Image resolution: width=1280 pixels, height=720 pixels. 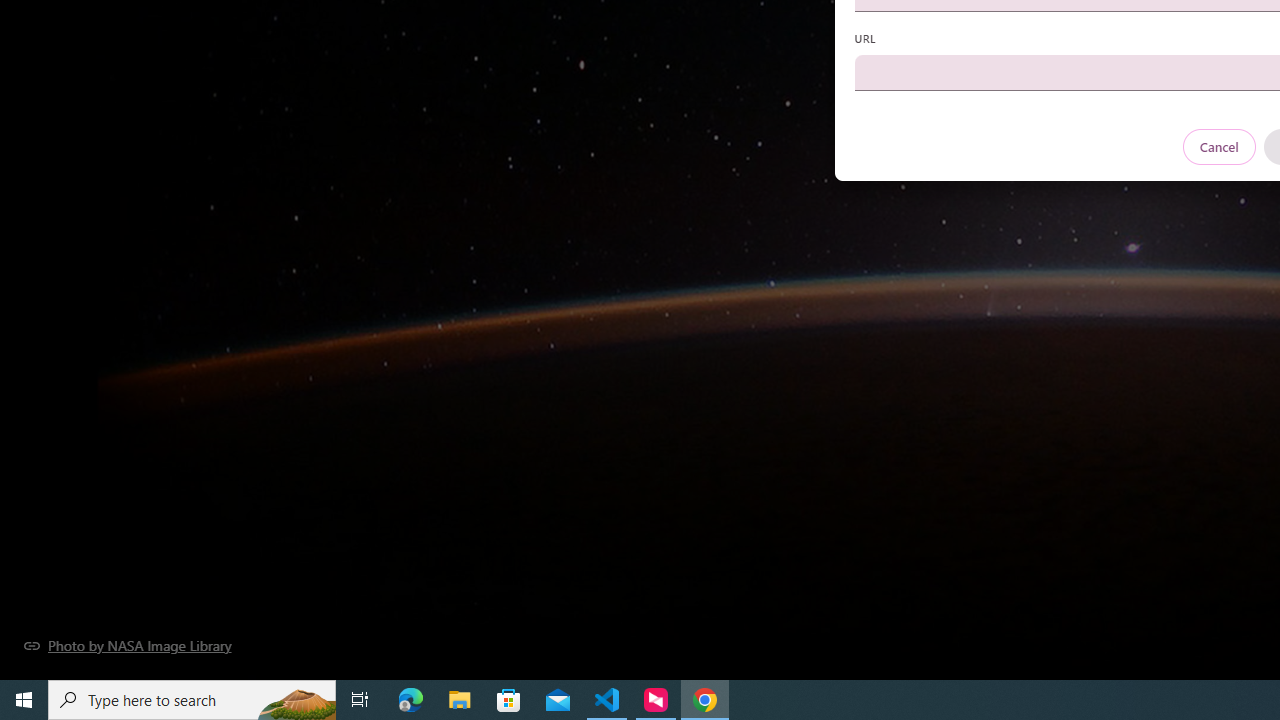 I want to click on 'Cancel', so click(x=1217, y=145).